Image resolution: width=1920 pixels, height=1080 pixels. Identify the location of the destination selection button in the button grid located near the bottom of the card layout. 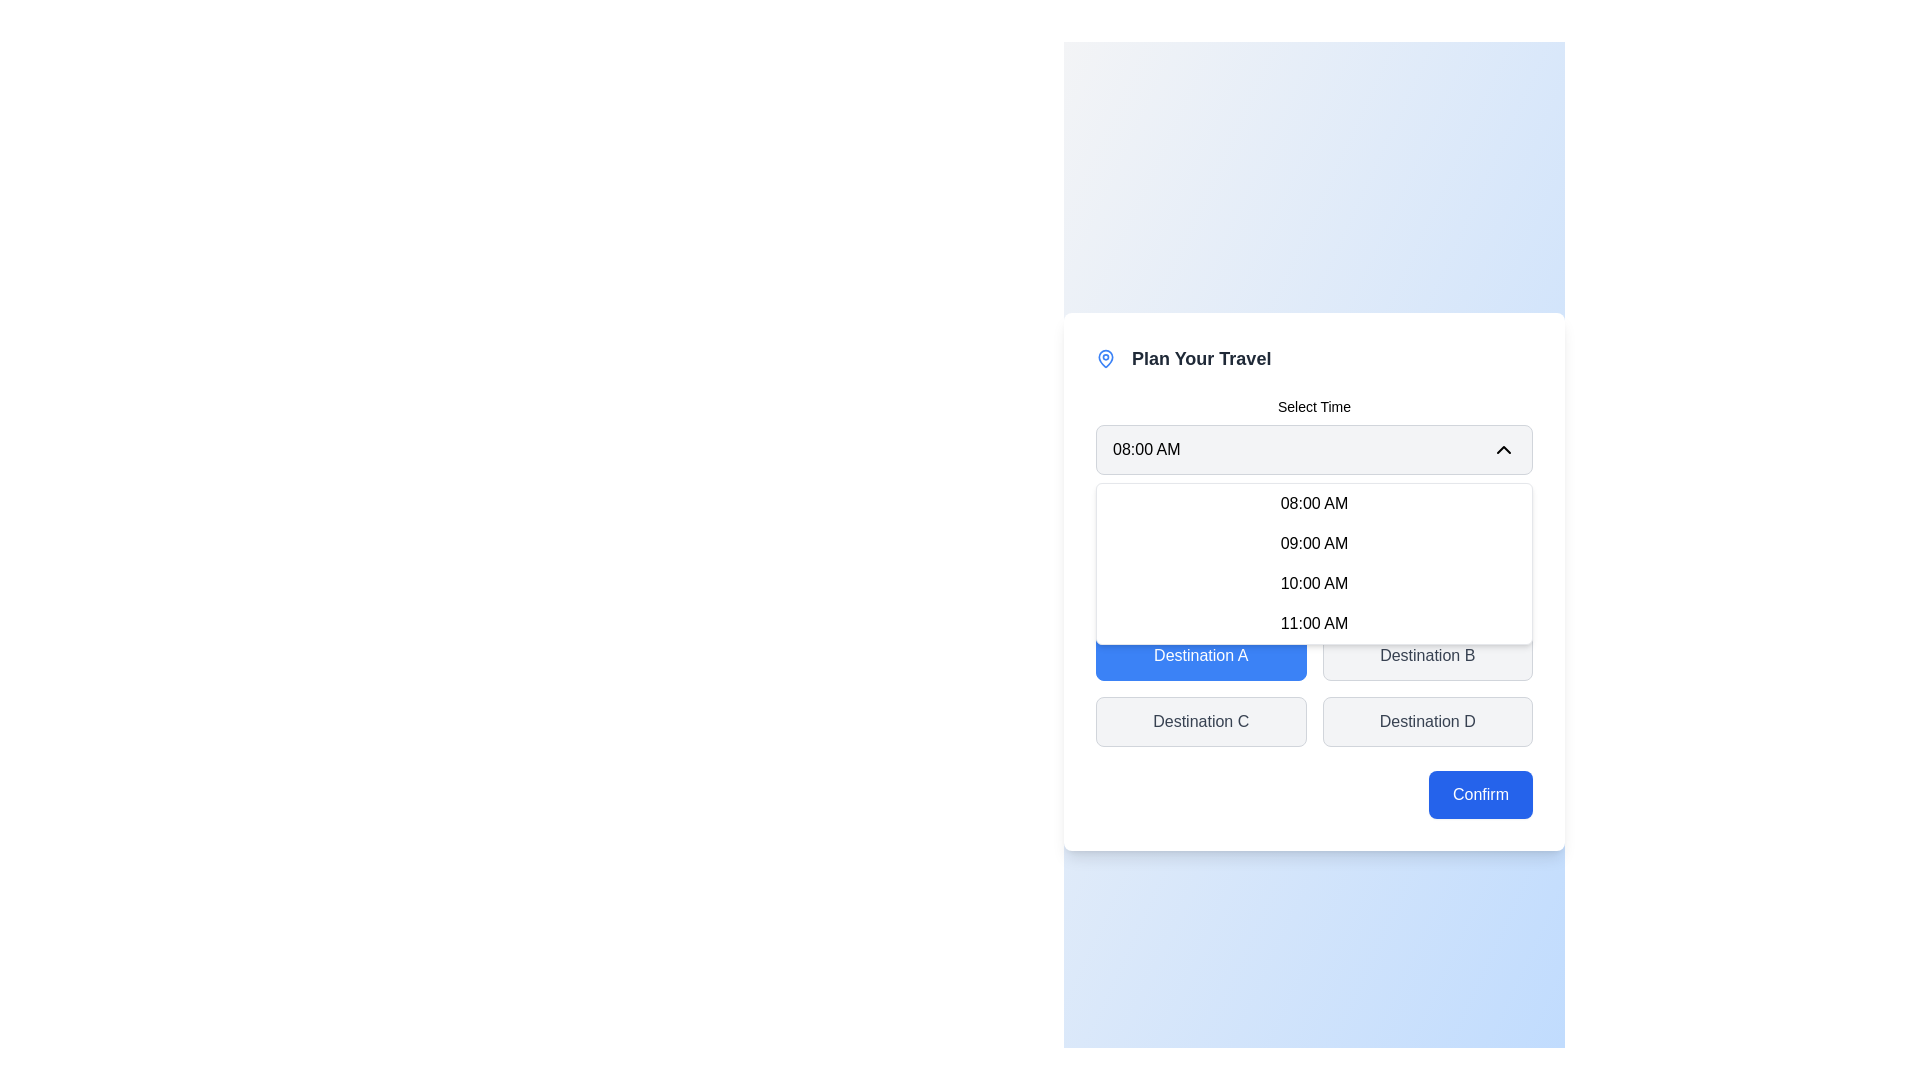
(1314, 675).